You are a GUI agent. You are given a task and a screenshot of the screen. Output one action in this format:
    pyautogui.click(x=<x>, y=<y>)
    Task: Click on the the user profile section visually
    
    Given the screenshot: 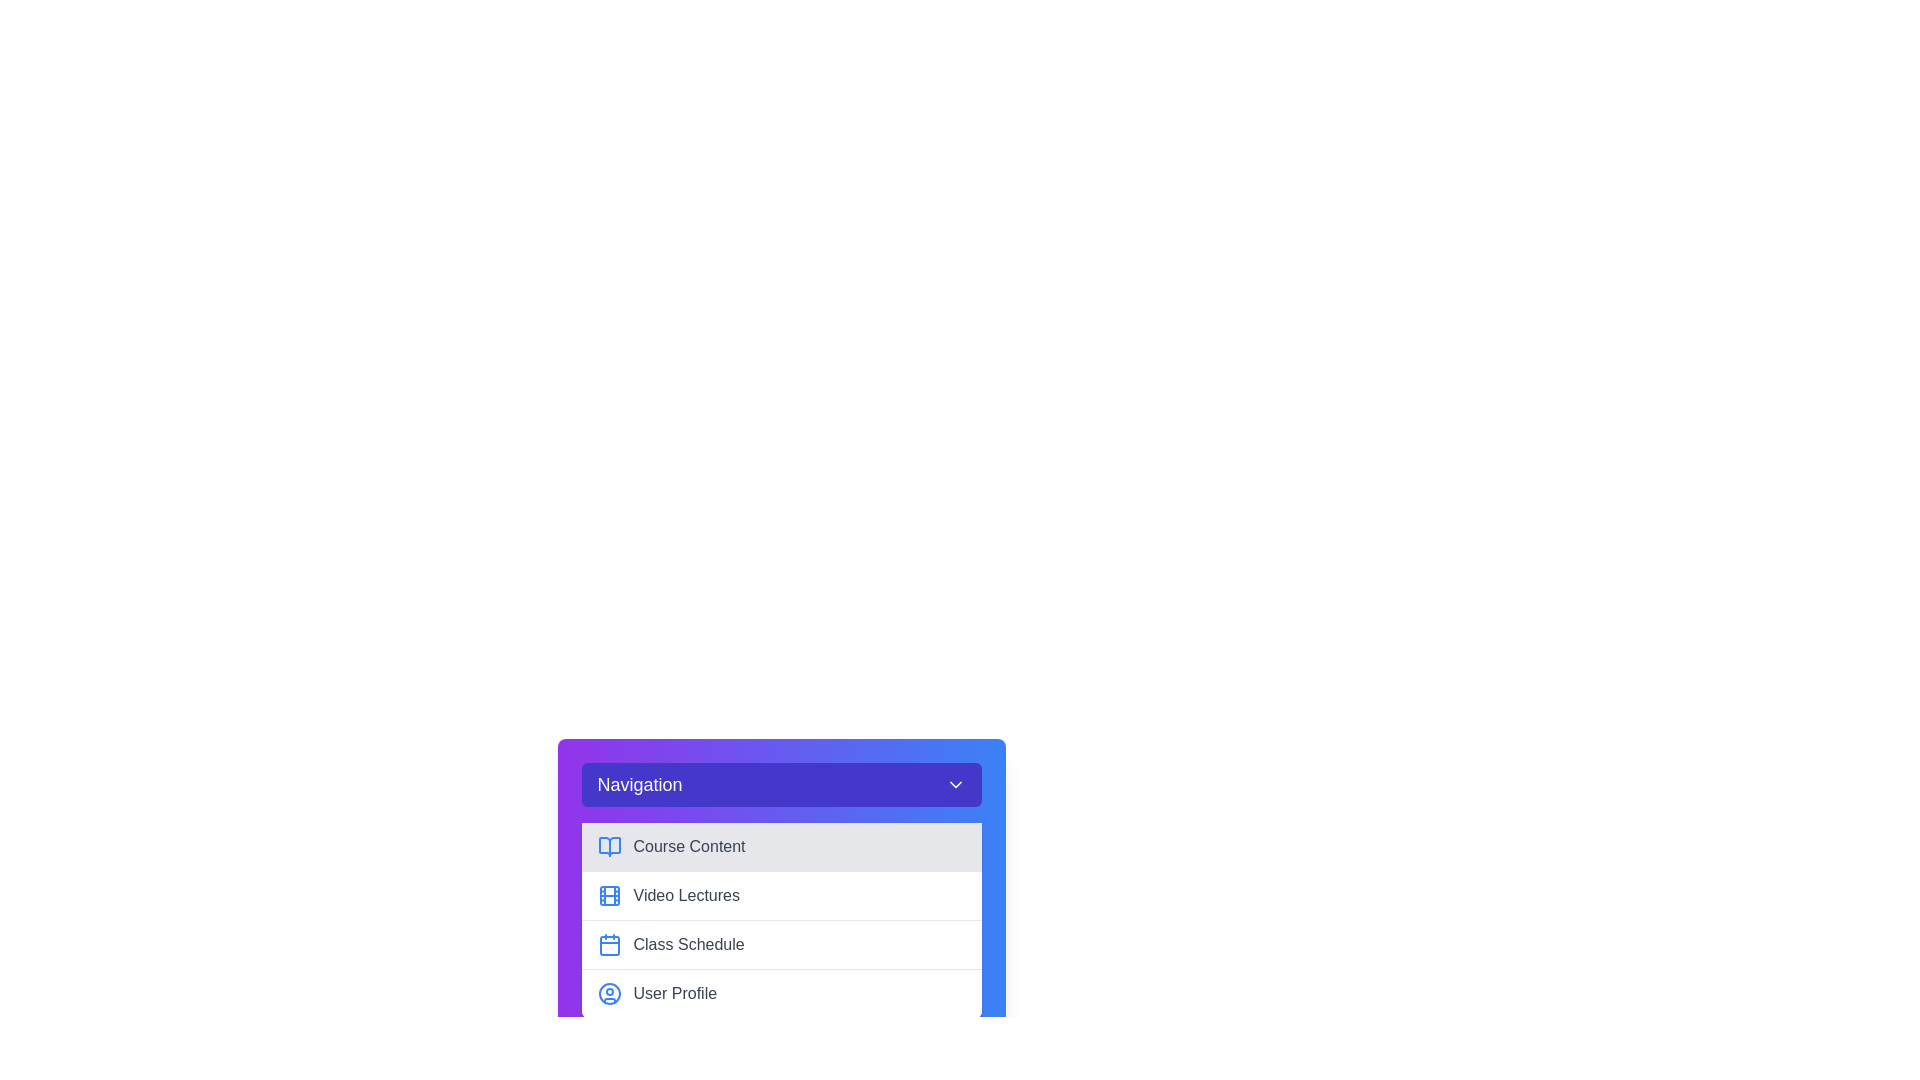 What is the action you would take?
    pyautogui.click(x=608, y=994)
    